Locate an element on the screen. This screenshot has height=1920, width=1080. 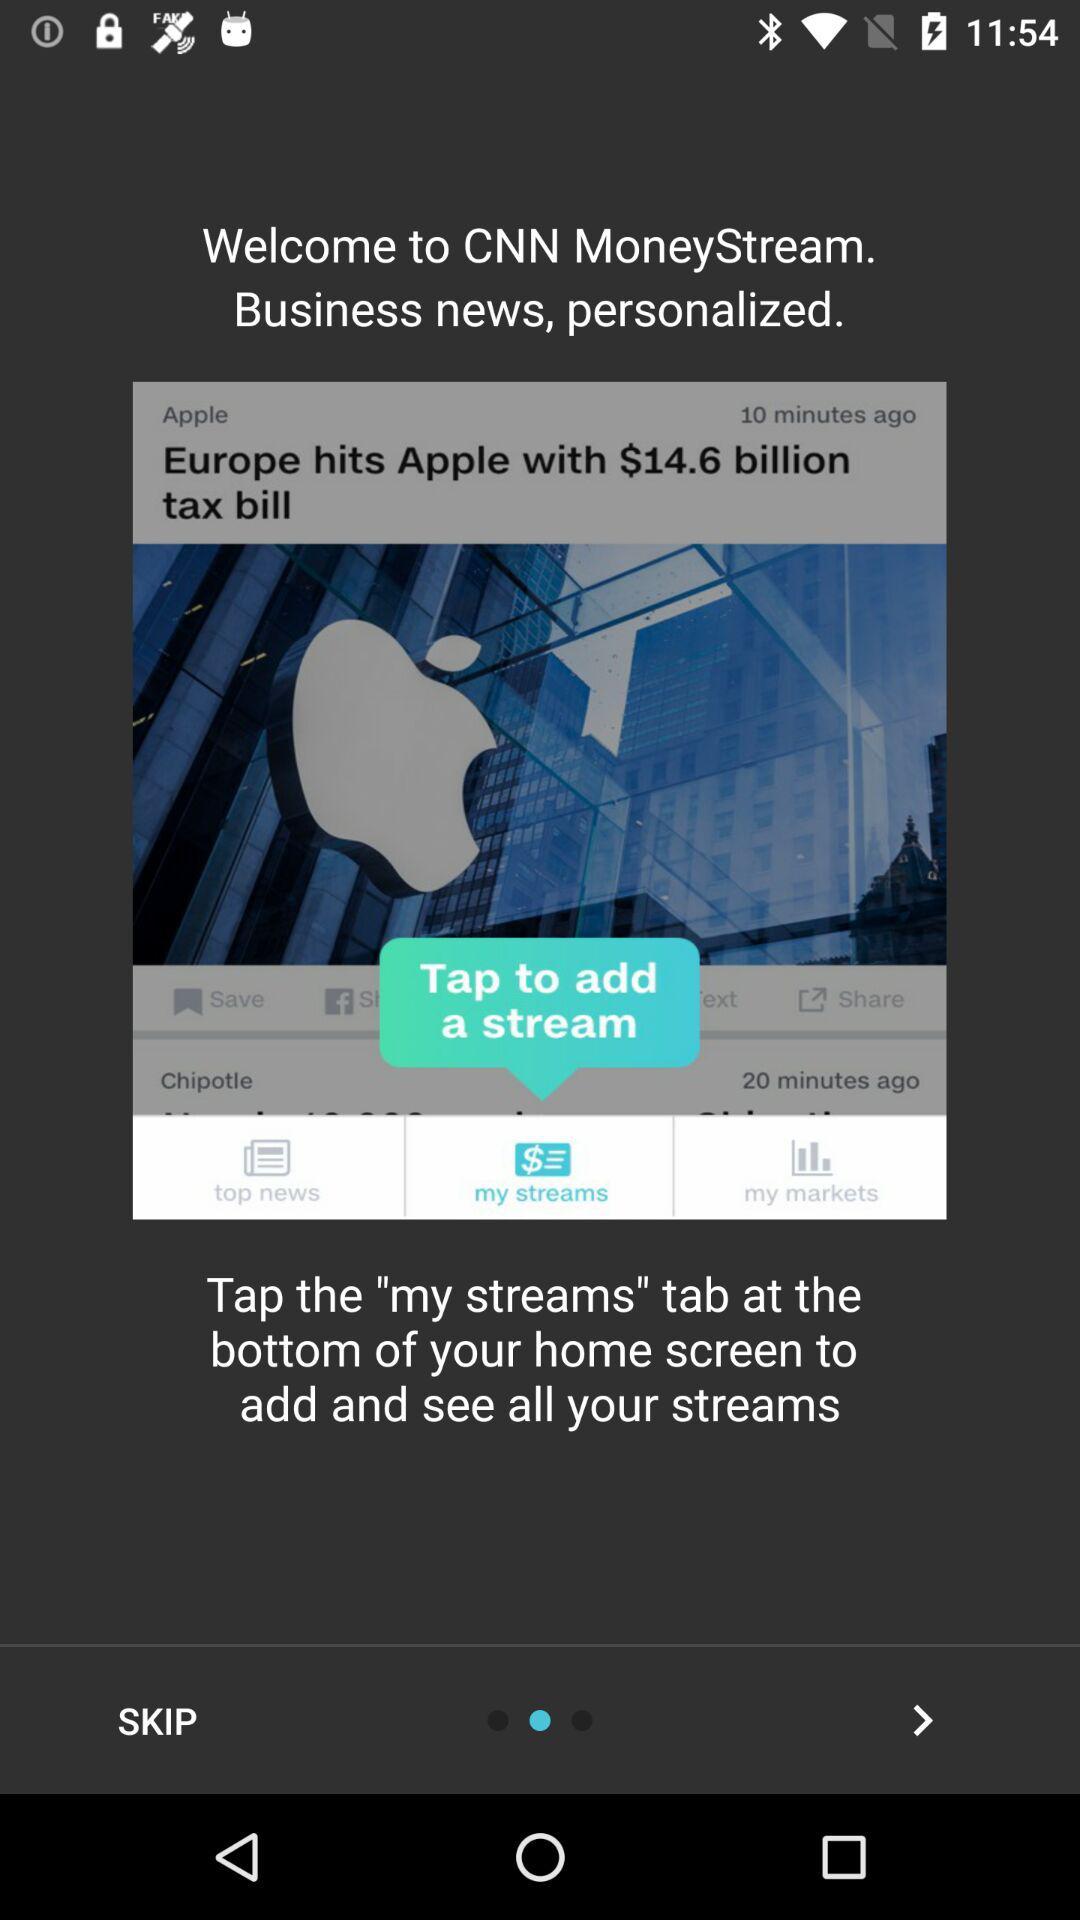
item at the bottom left corner is located at coordinates (156, 1719).